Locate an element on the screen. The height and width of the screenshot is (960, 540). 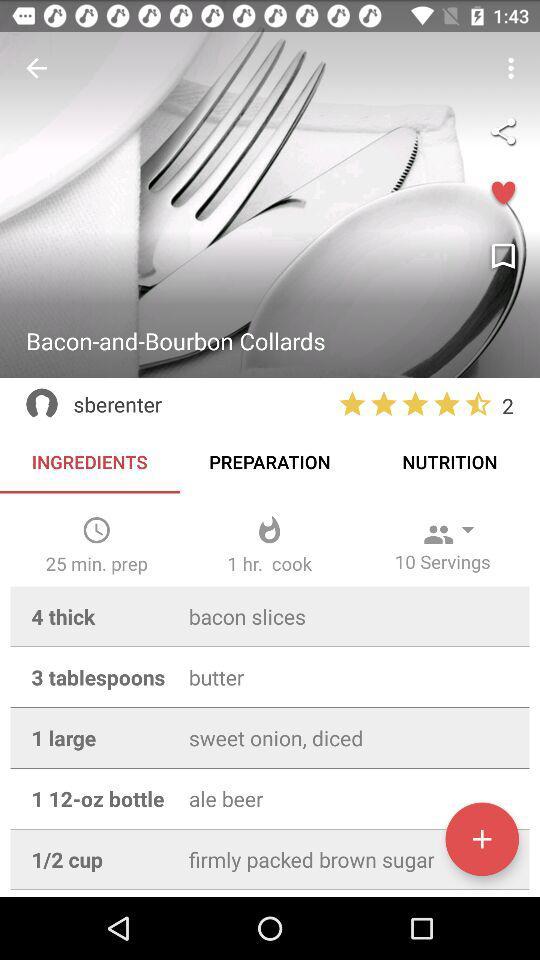
share the article is located at coordinates (502, 130).